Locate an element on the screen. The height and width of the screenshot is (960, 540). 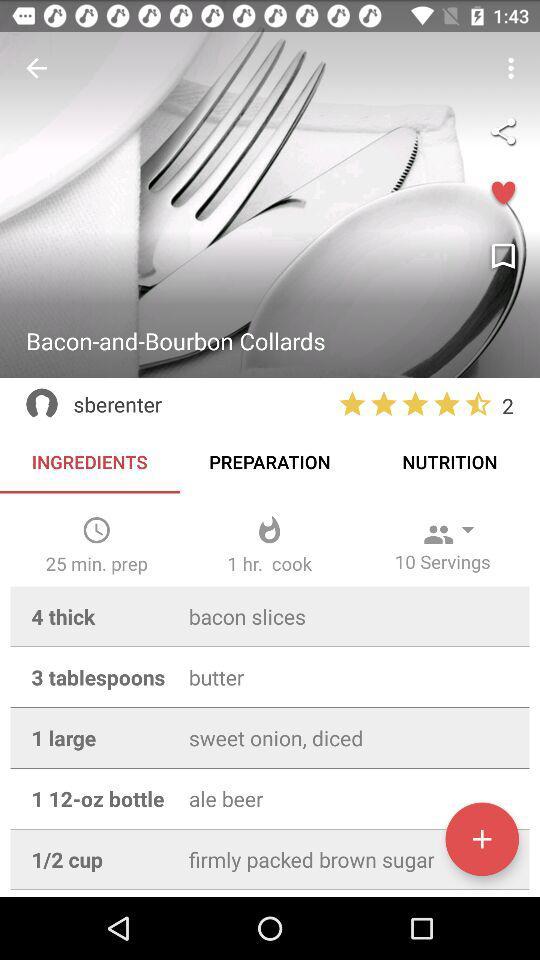
share the article is located at coordinates (502, 130).